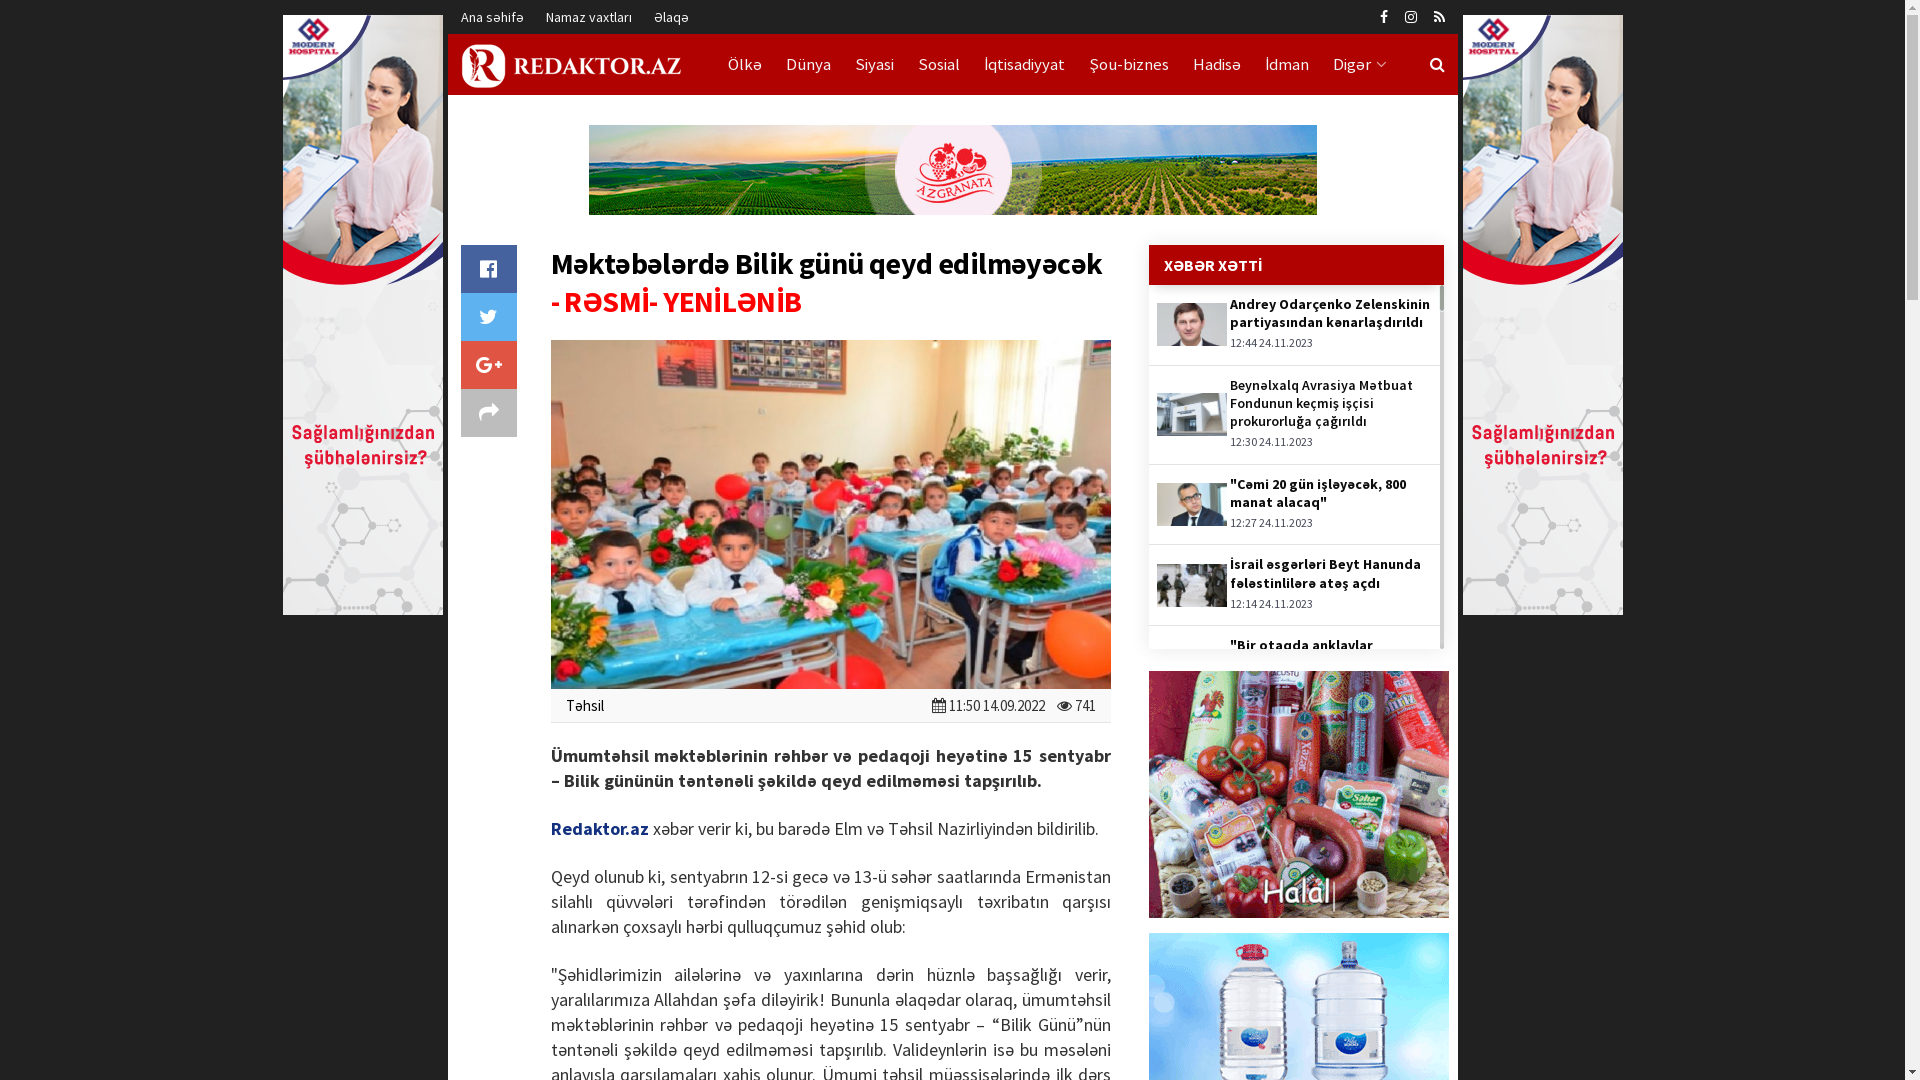  What do you see at coordinates (873, 63) in the screenshot?
I see `'Siyasi'` at bounding box center [873, 63].